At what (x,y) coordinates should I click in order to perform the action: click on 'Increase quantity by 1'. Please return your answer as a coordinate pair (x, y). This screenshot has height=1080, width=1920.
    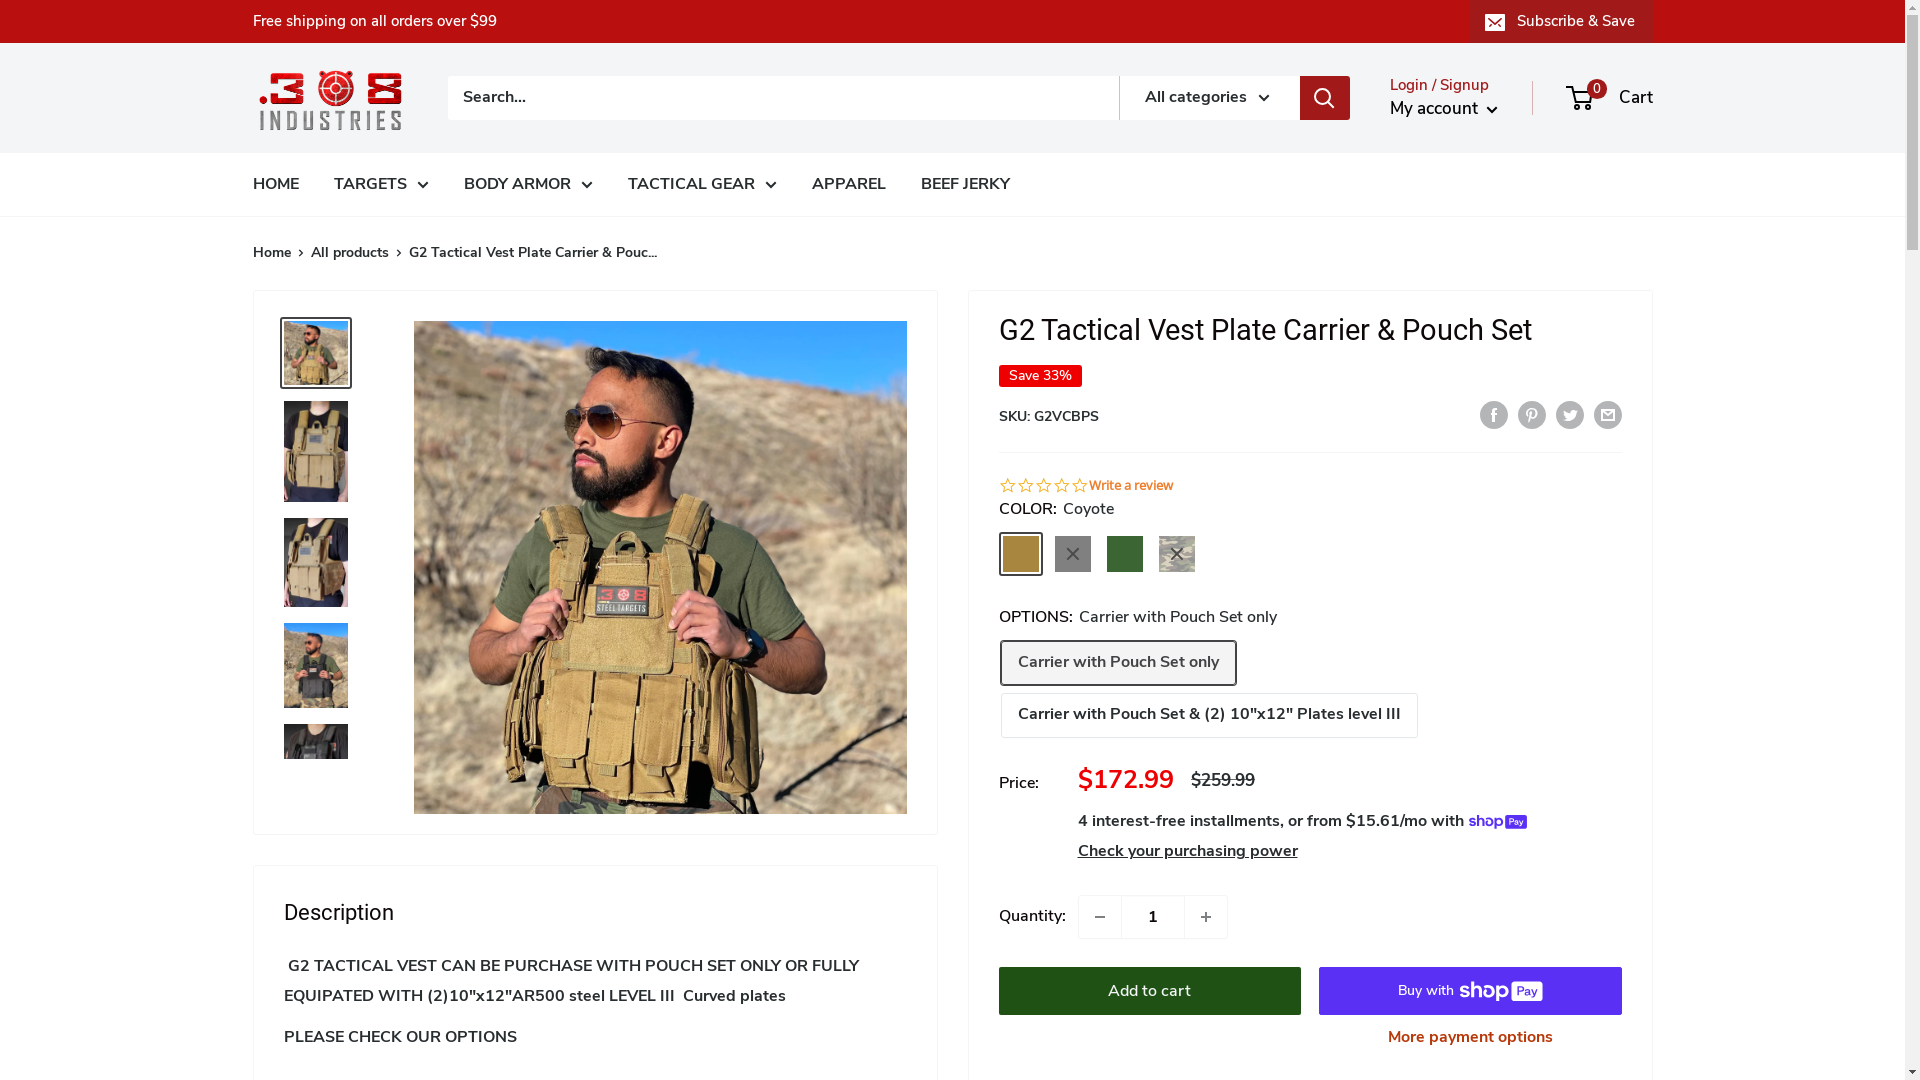
    Looking at the image, I should click on (1203, 917).